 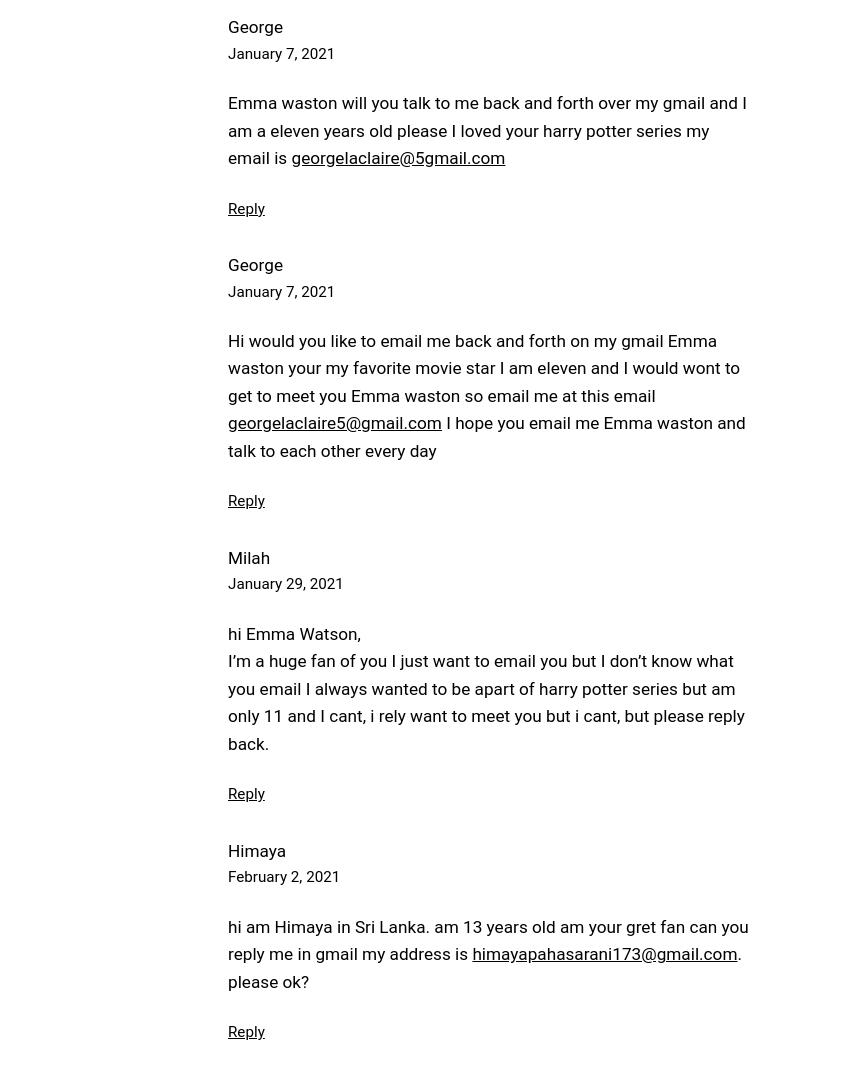 I want to click on 'georgelaclaire@5gmail.com', so click(x=397, y=156).